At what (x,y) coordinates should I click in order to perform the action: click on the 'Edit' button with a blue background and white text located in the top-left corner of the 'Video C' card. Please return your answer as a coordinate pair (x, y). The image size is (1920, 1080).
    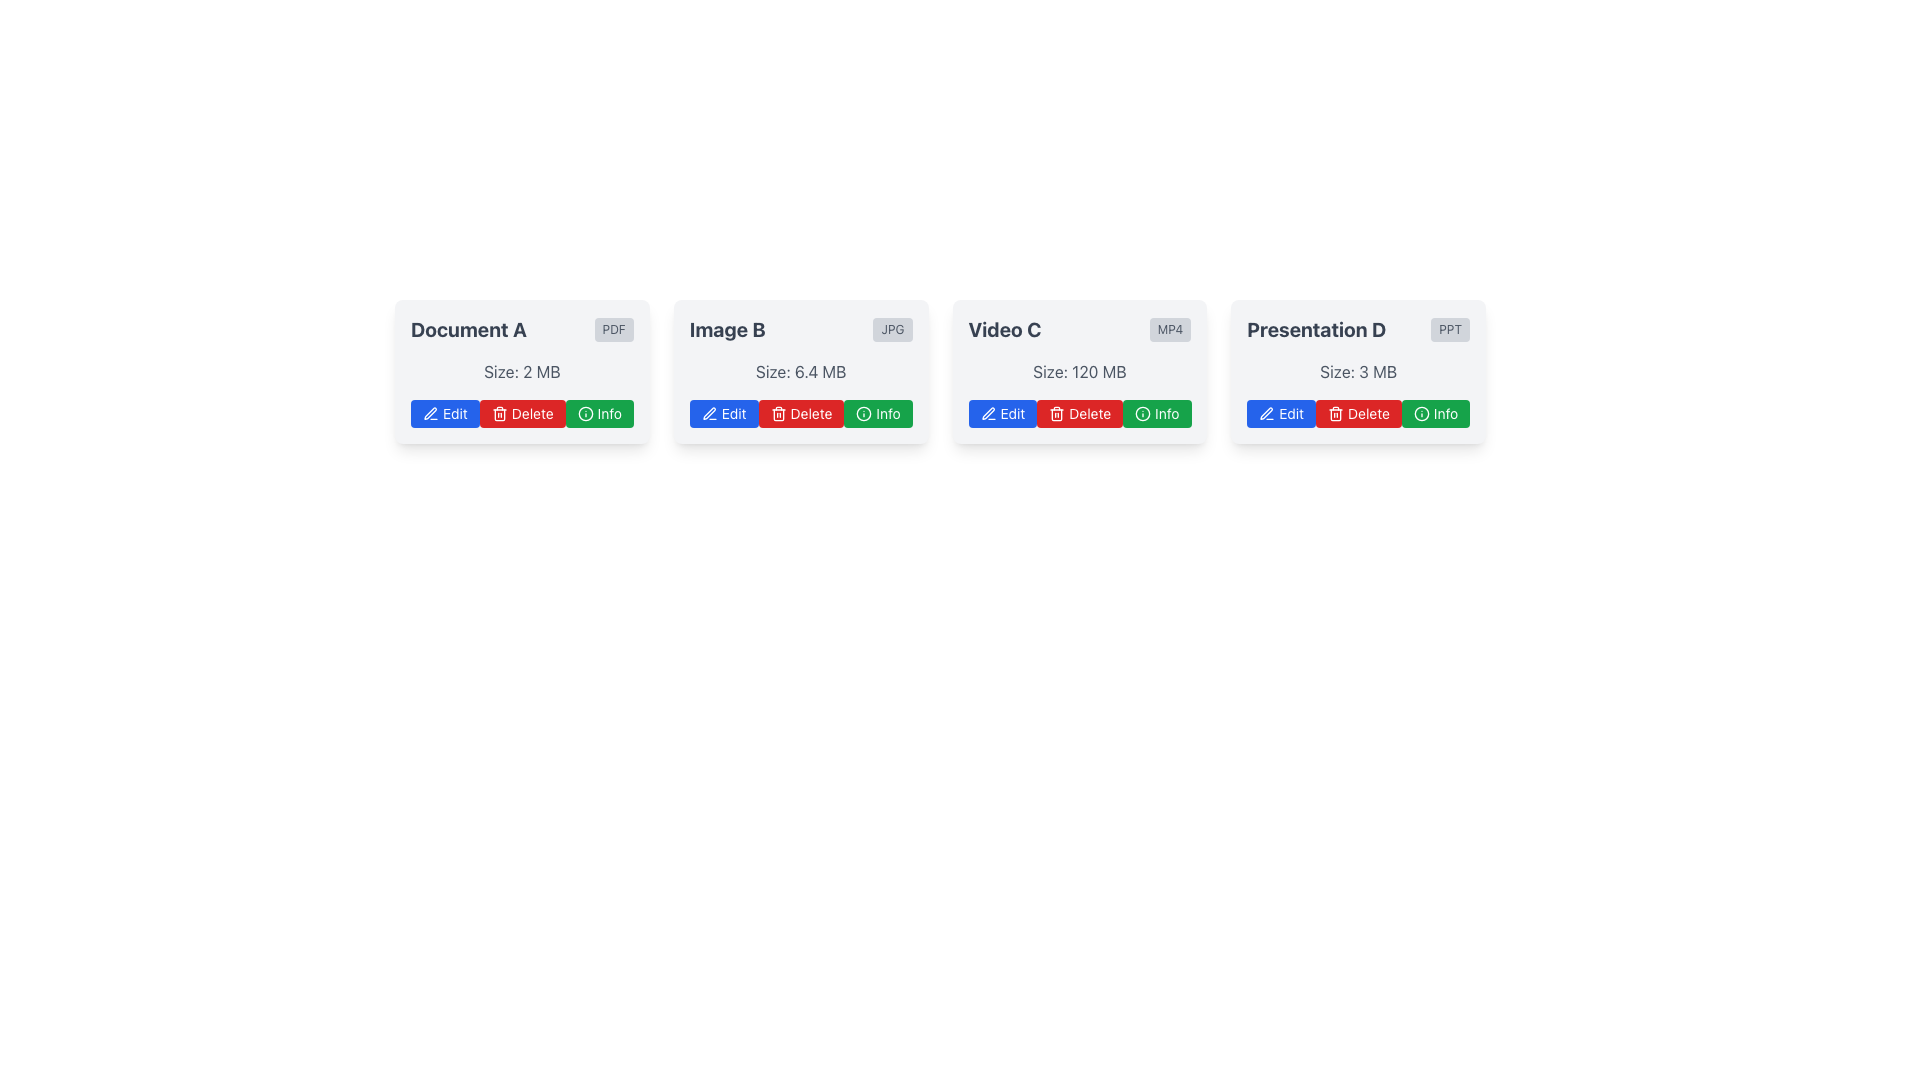
    Looking at the image, I should click on (1003, 412).